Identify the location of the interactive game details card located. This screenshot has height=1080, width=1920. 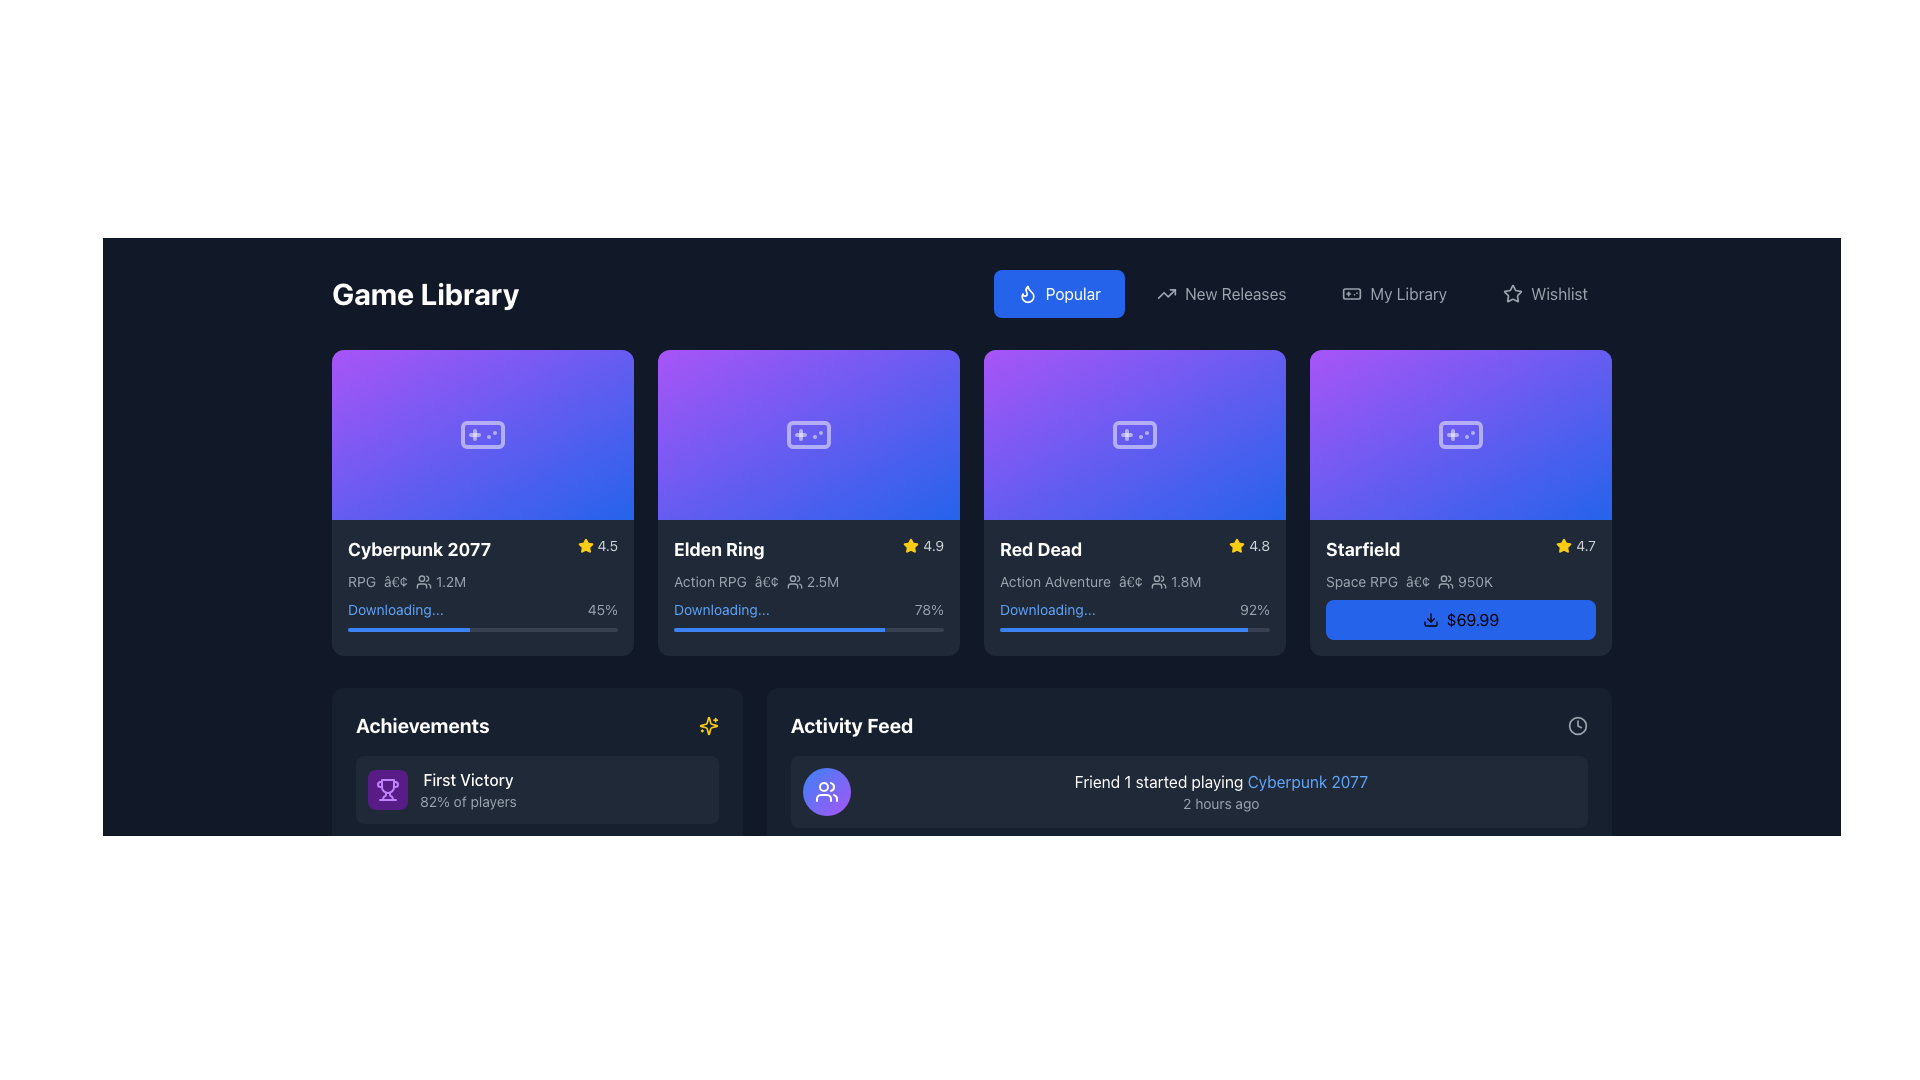
(483, 500).